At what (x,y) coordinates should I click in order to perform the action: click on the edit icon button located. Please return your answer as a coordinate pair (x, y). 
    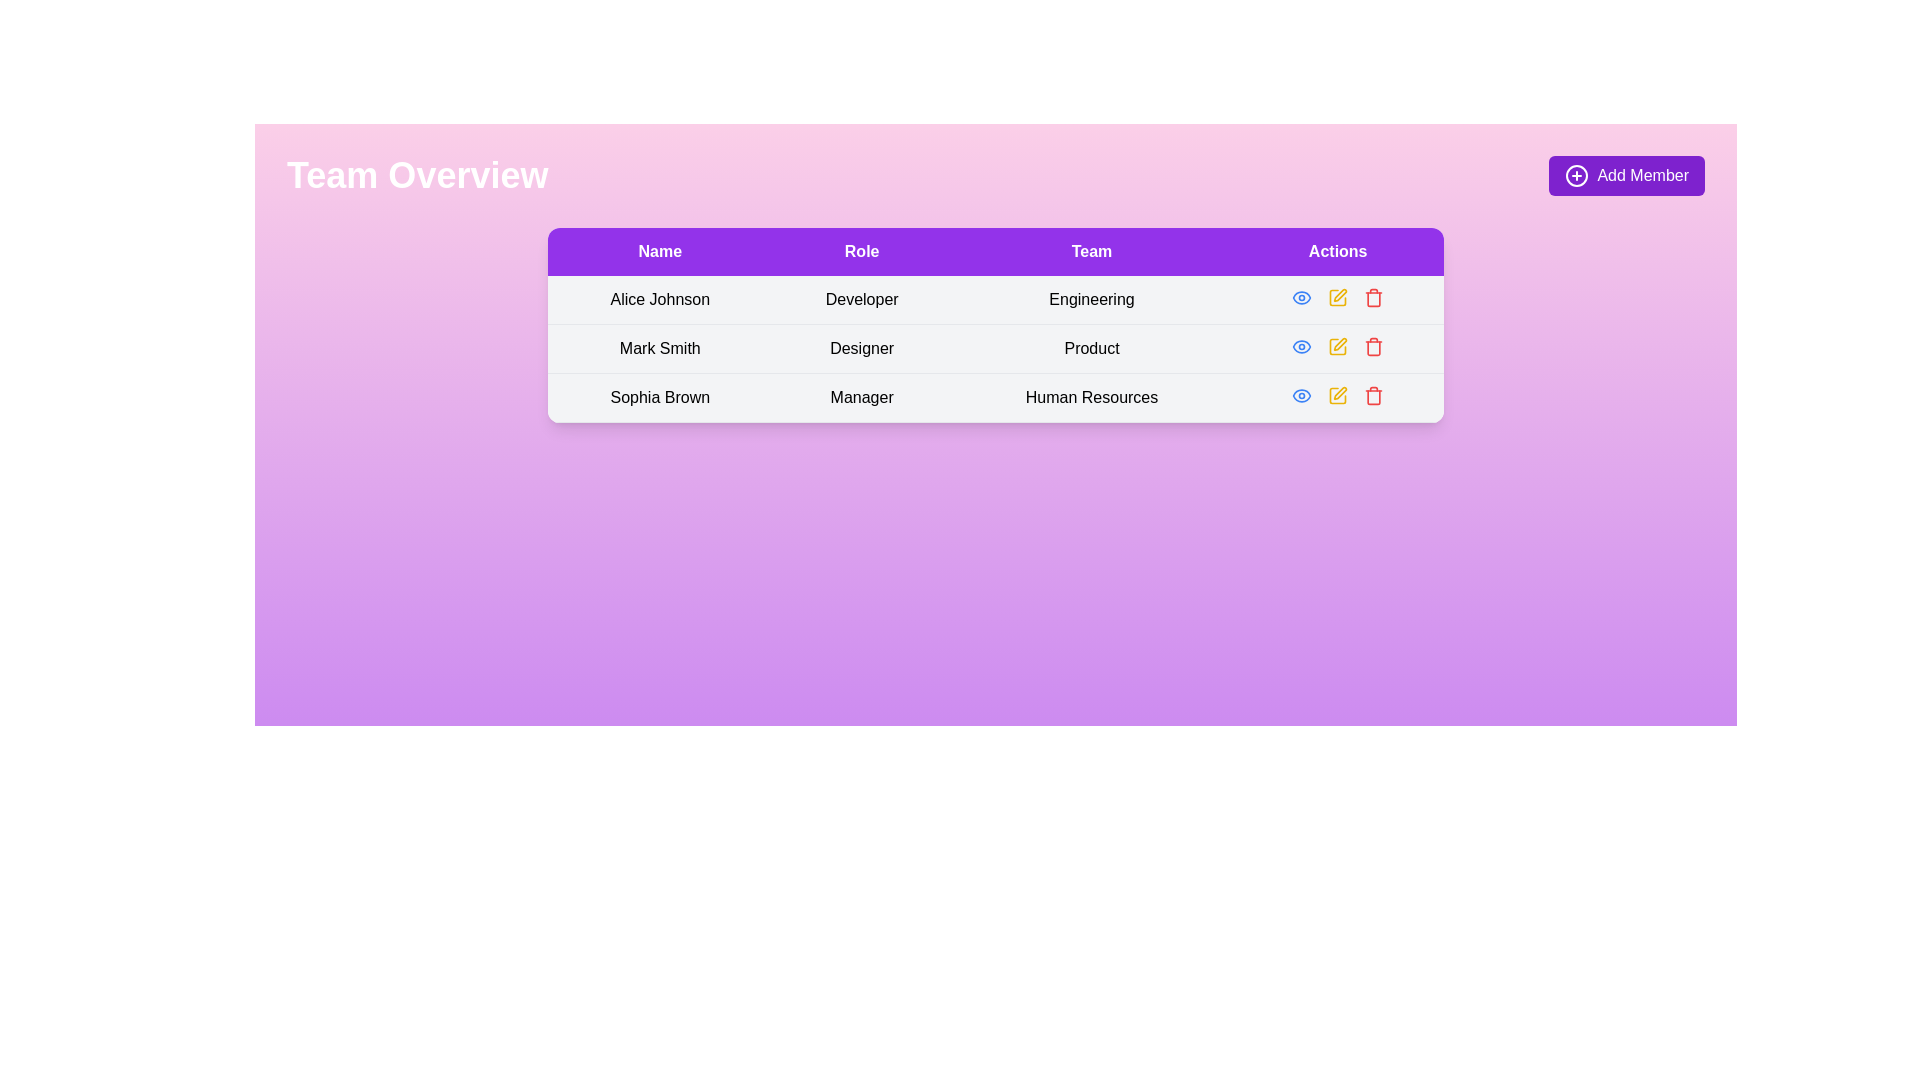
    Looking at the image, I should click on (1339, 342).